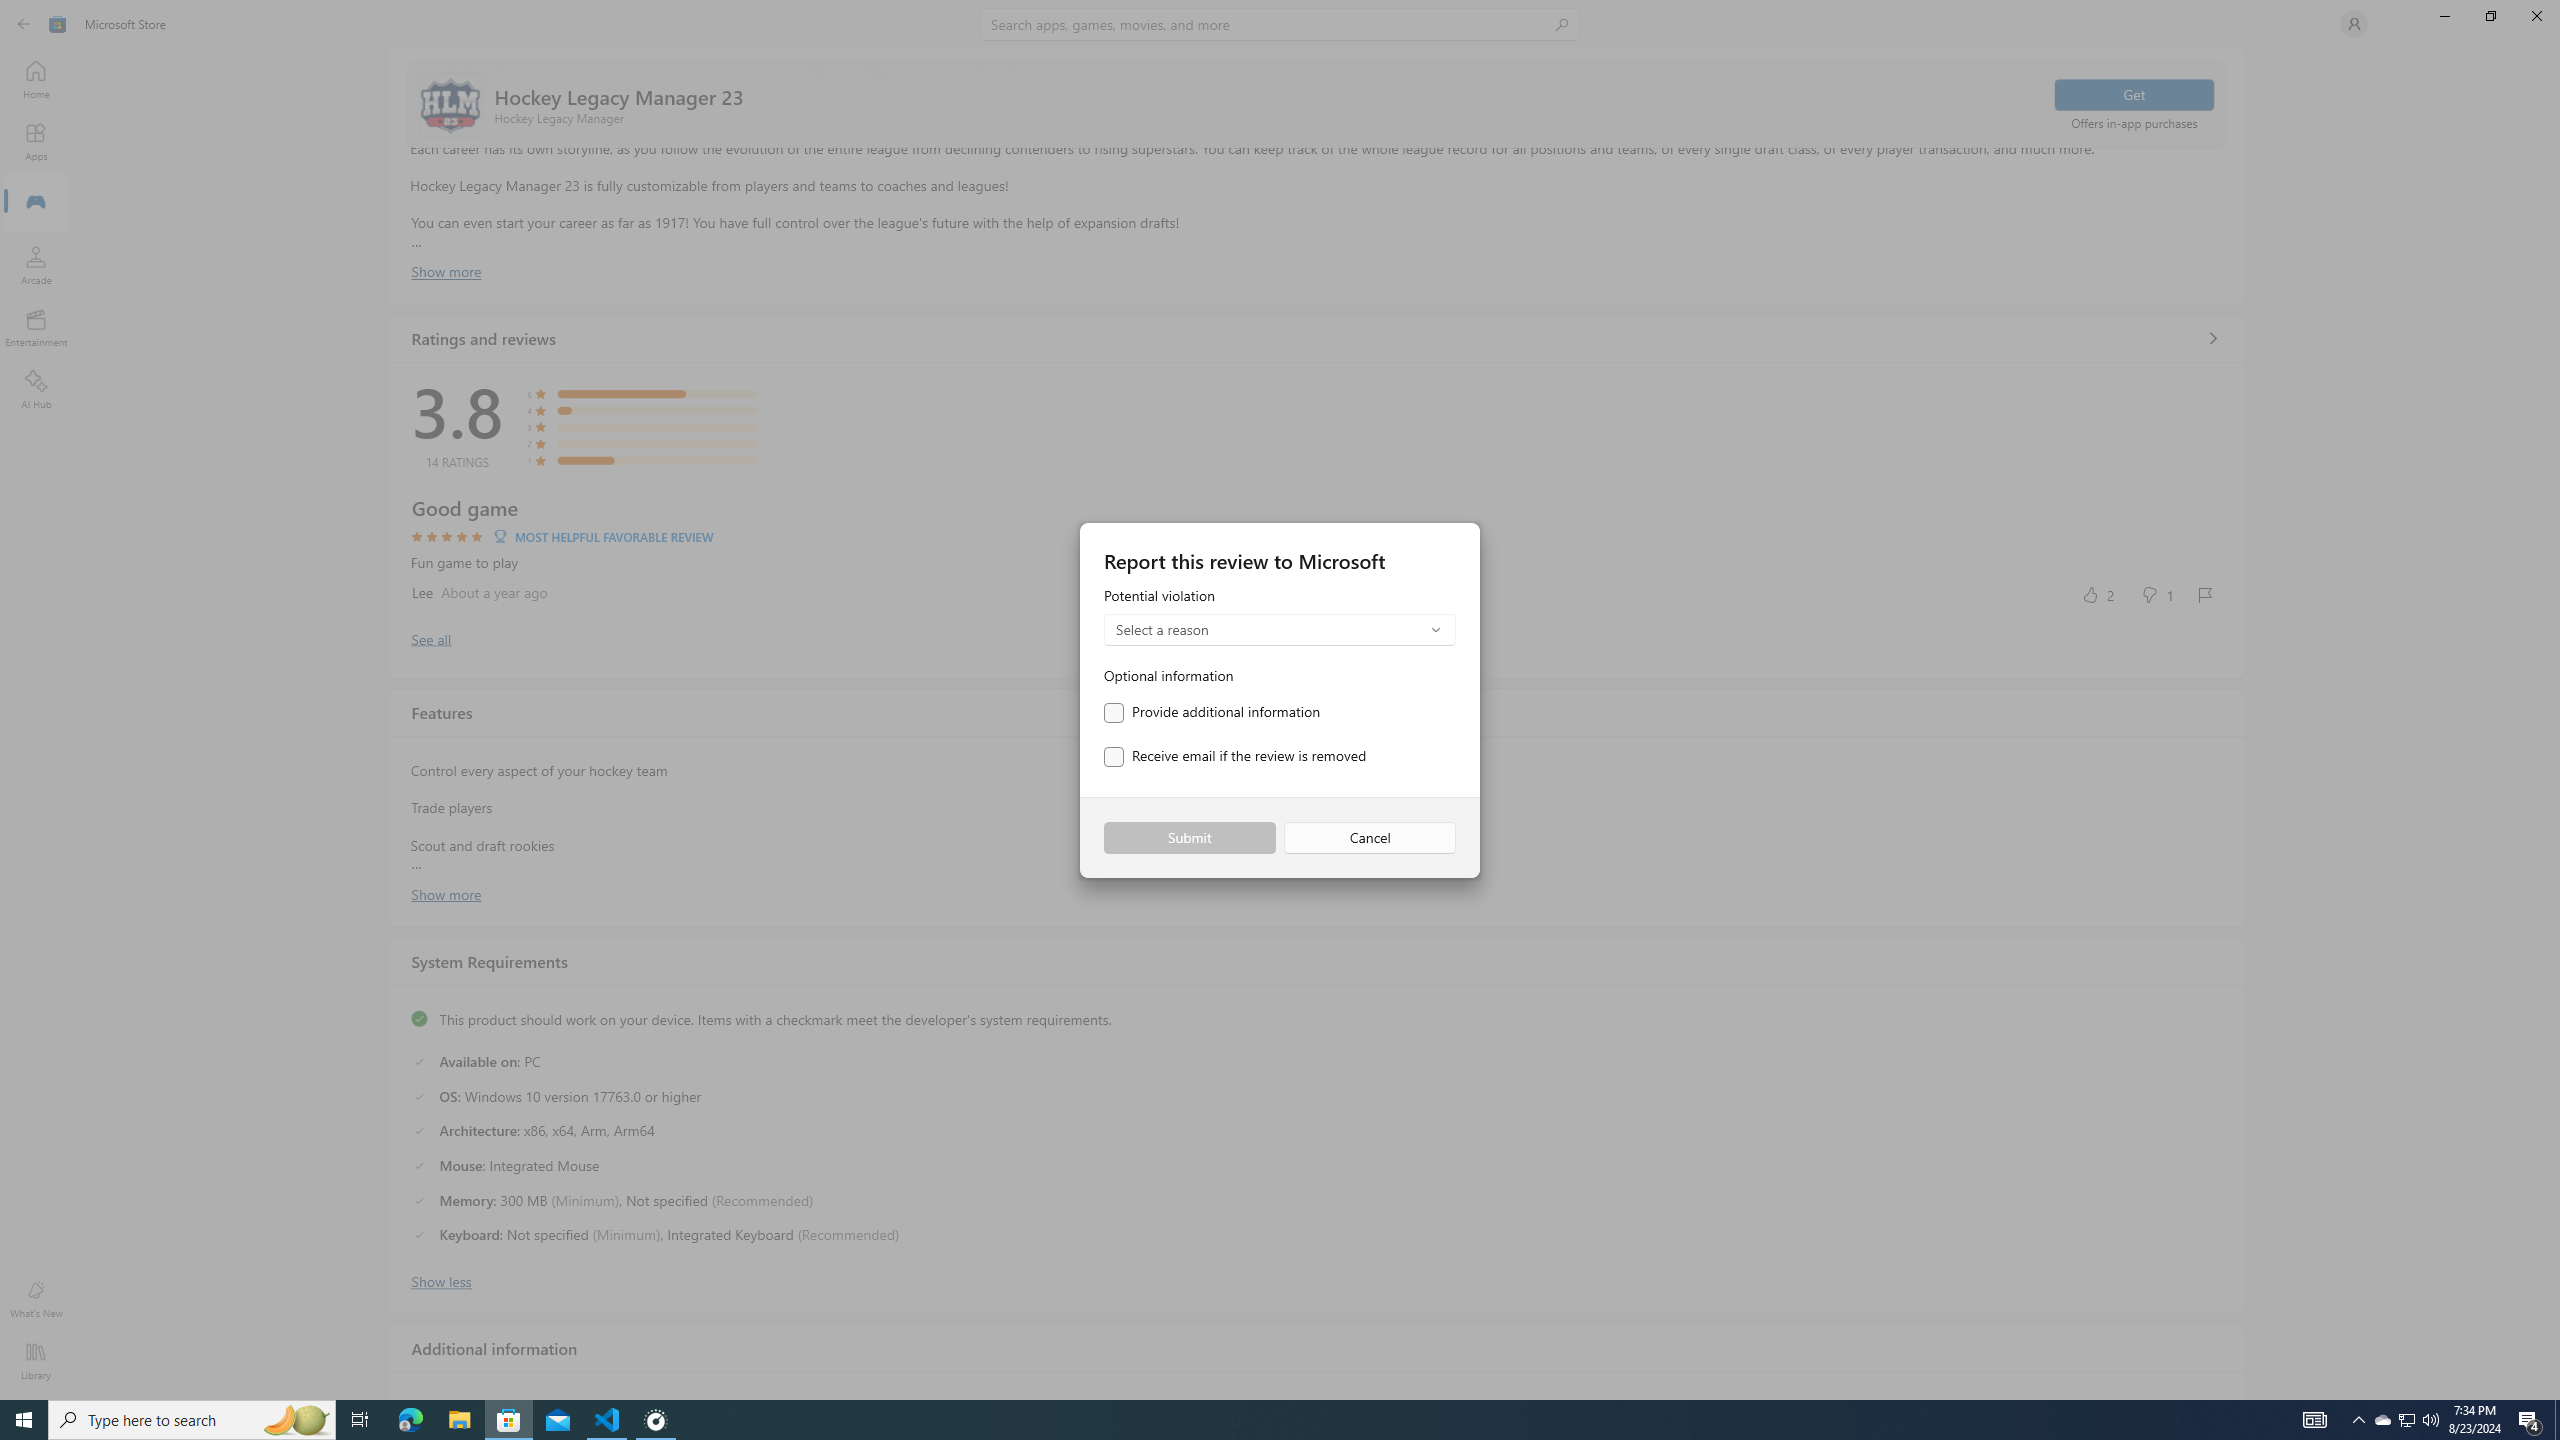 This screenshot has height=1440, width=2560. What do you see at coordinates (2156, 593) in the screenshot?
I see `'No, this was not helpful. 1 votes.'` at bounding box center [2156, 593].